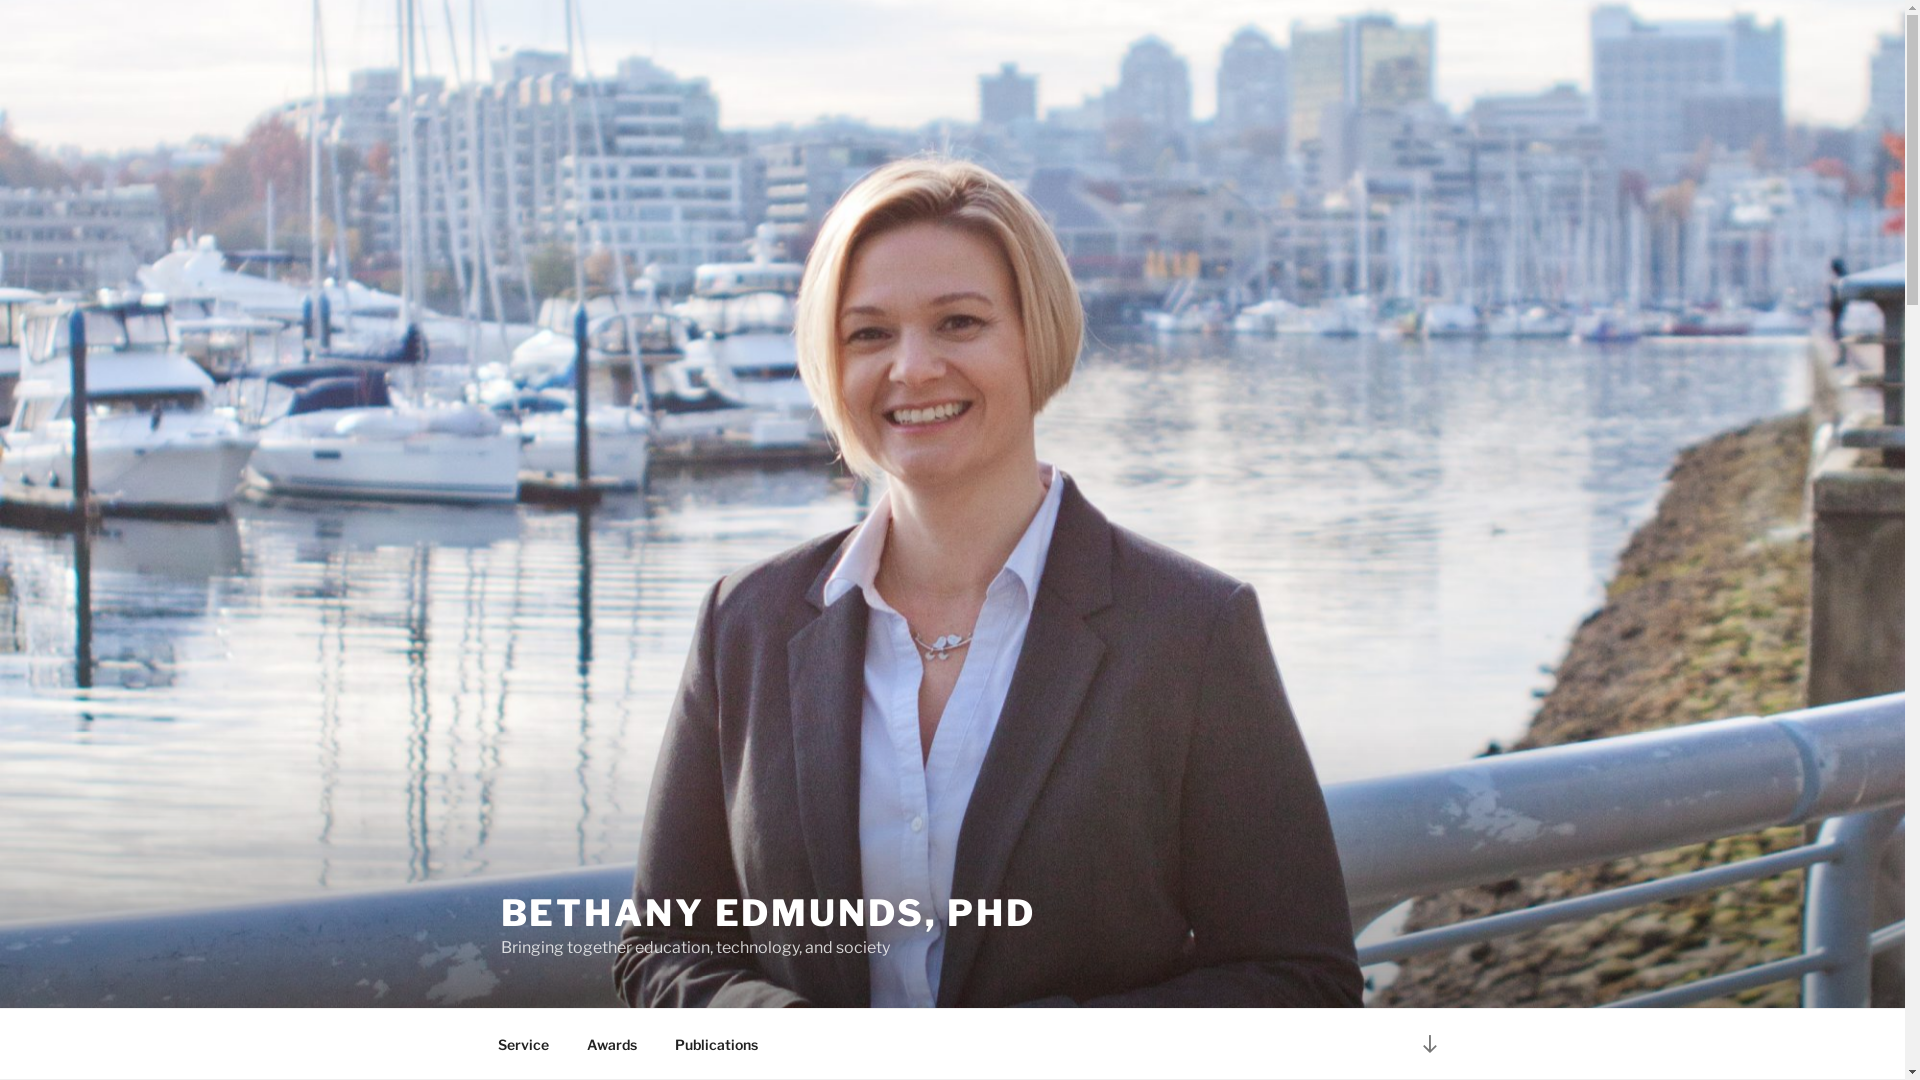 The height and width of the screenshot is (1080, 1920). I want to click on 'Scroll down to content', so click(1428, 1042).